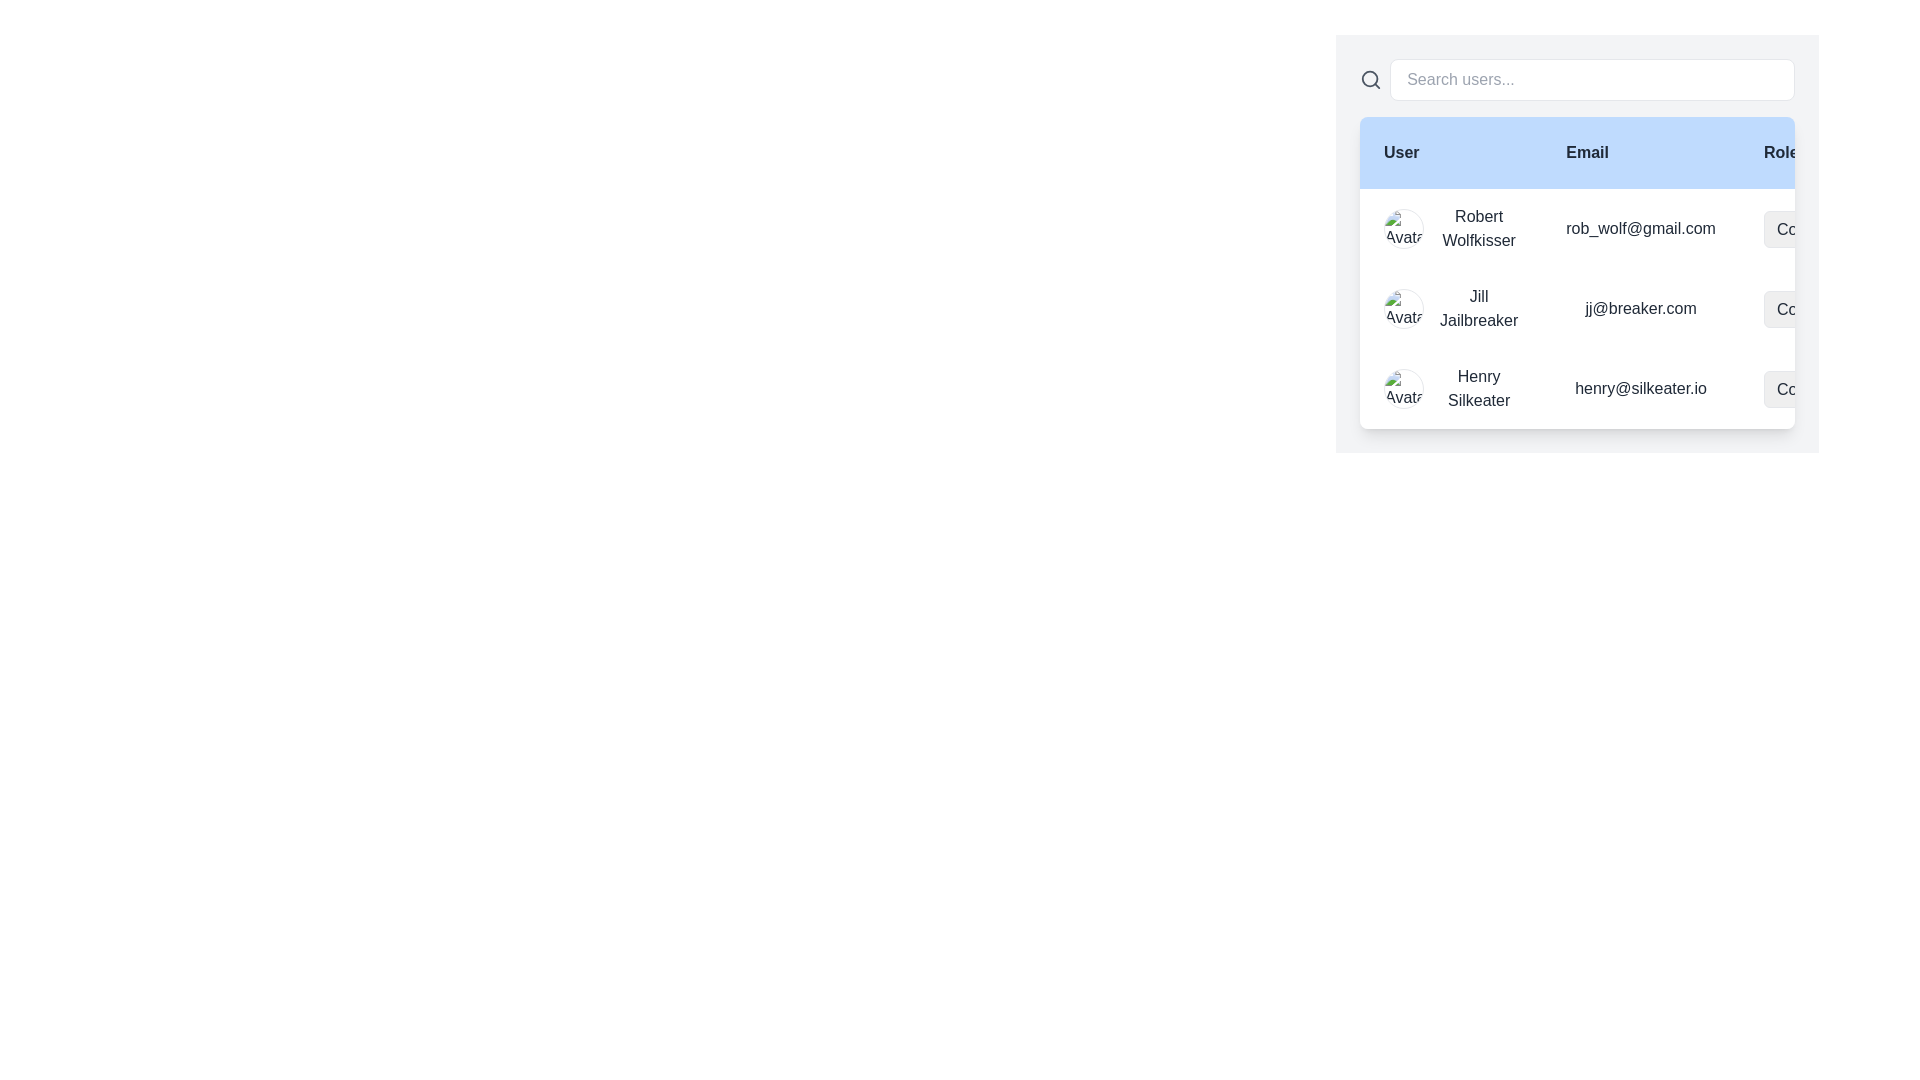  What do you see at coordinates (1479, 389) in the screenshot?
I see `the text label displaying 'Henry Silkeater', which is located` at bounding box center [1479, 389].